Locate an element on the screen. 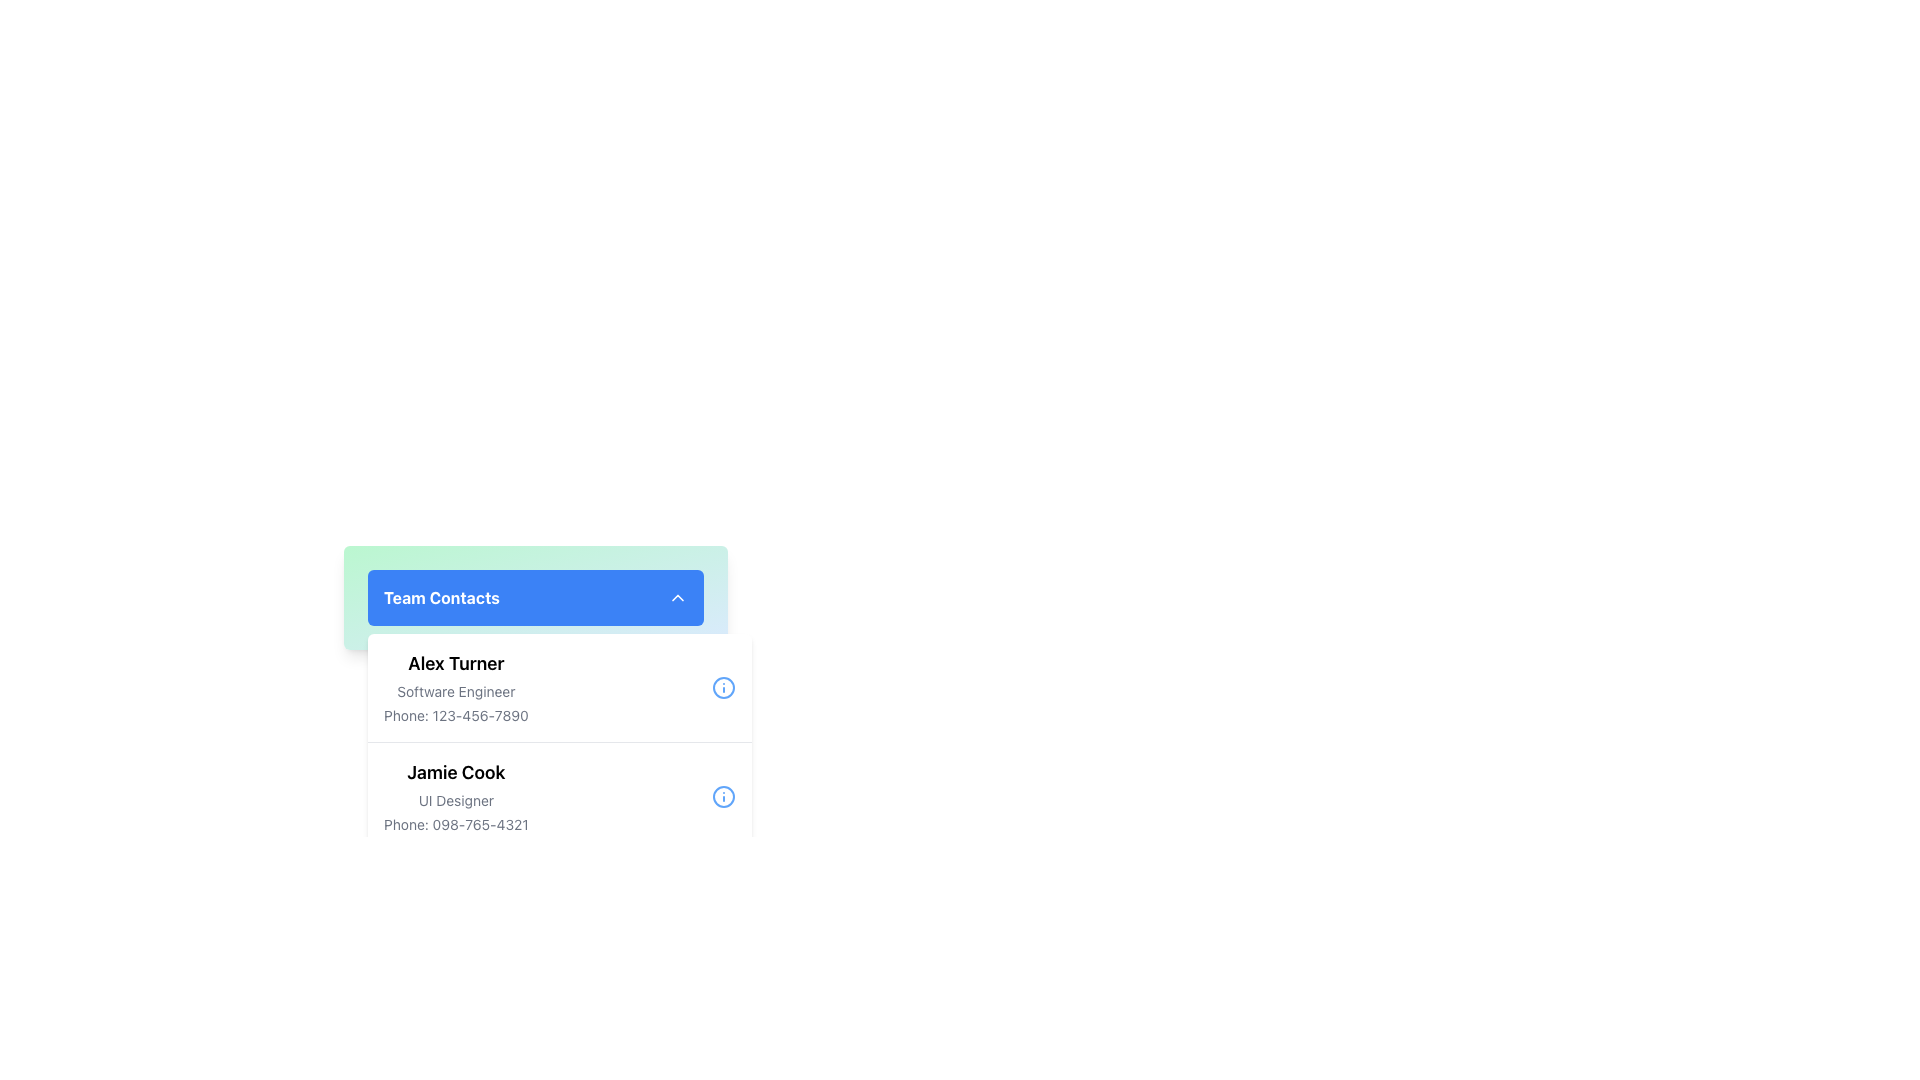 The width and height of the screenshot is (1920, 1080). displayed information from the text block containing the name 'Jamie Cook', job title 'UI Designer', and phone number 'Phone: 098-765-4321' is located at coordinates (455, 796).